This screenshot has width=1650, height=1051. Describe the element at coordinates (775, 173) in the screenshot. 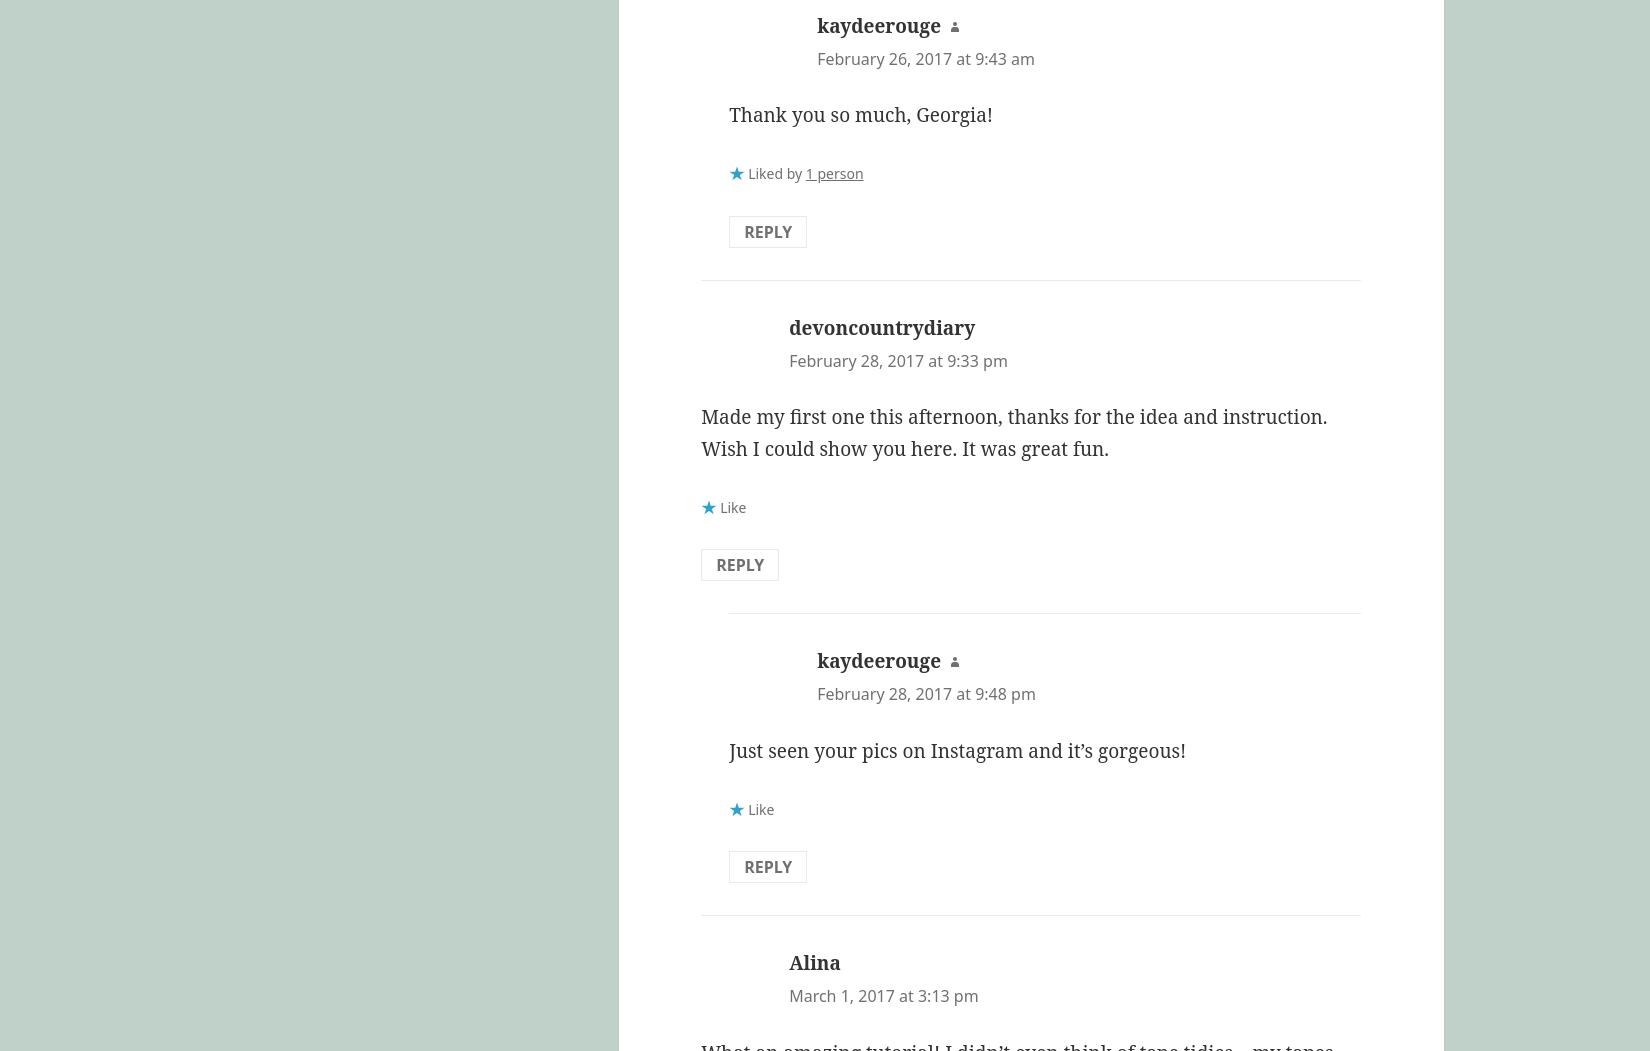

I see `'Liked by'` at that location.